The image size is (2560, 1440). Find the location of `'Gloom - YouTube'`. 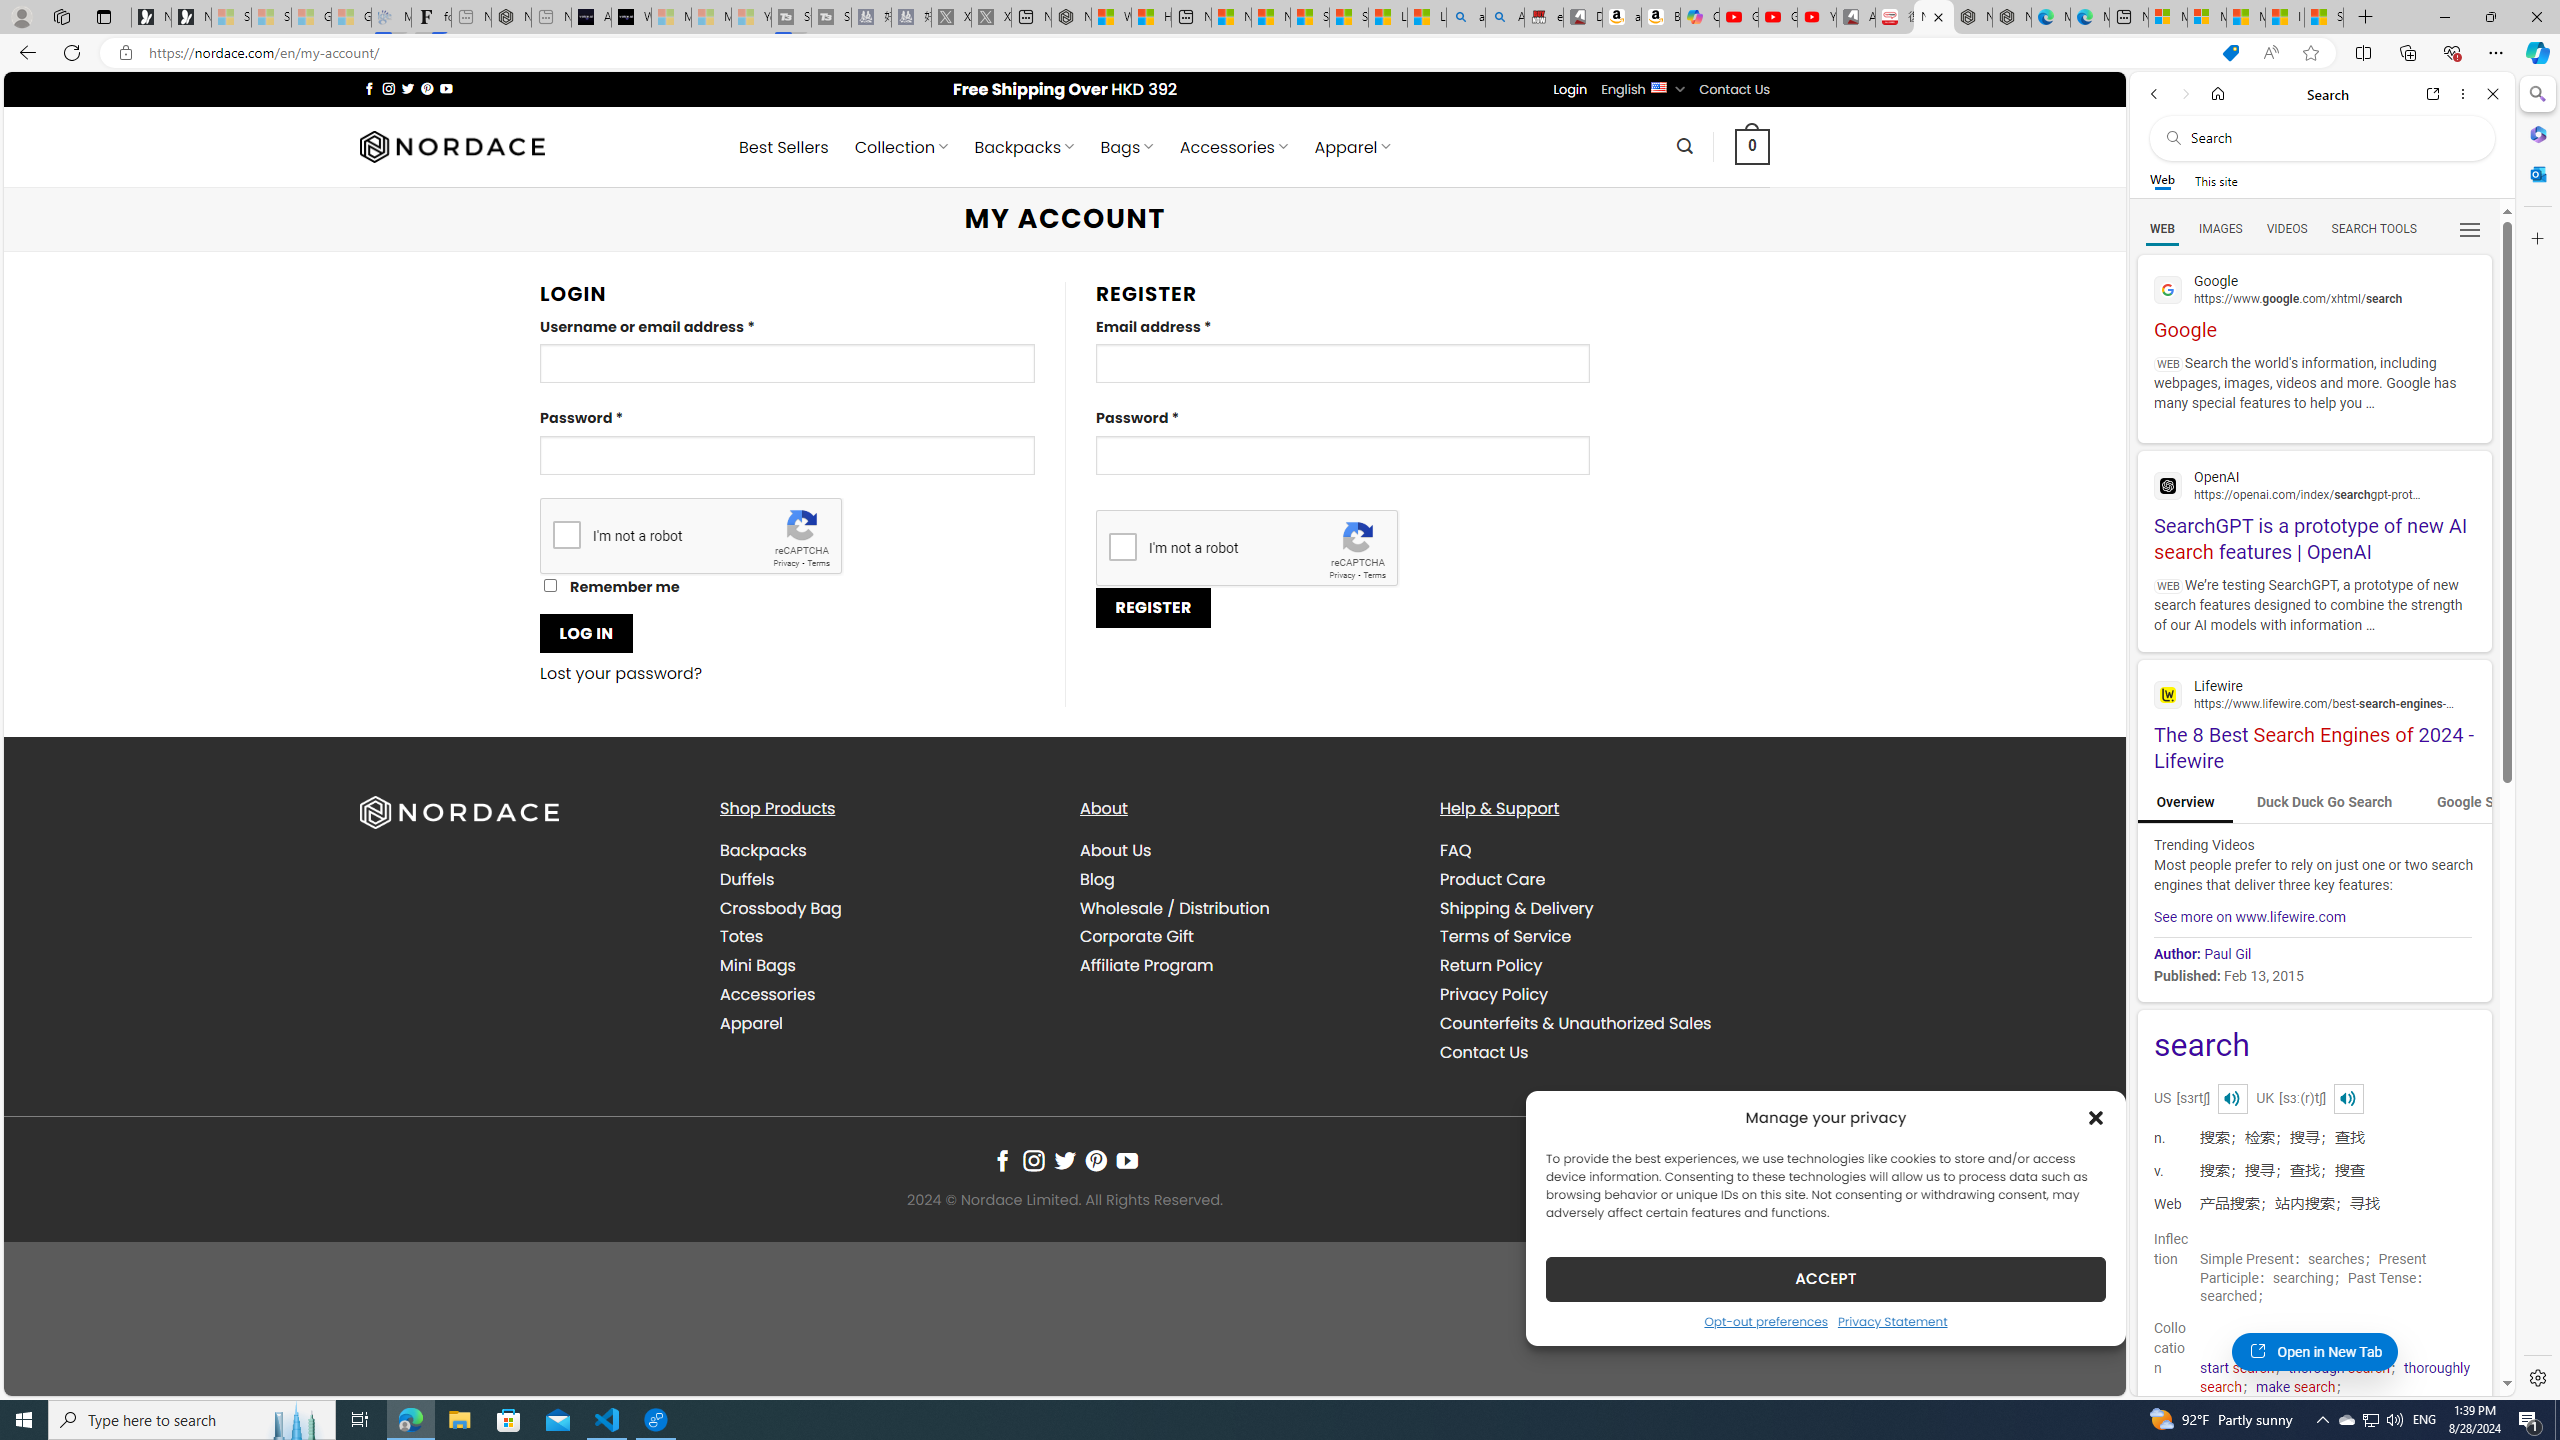

'Gloom - YouTube' is located at coordinates (1777, 16).